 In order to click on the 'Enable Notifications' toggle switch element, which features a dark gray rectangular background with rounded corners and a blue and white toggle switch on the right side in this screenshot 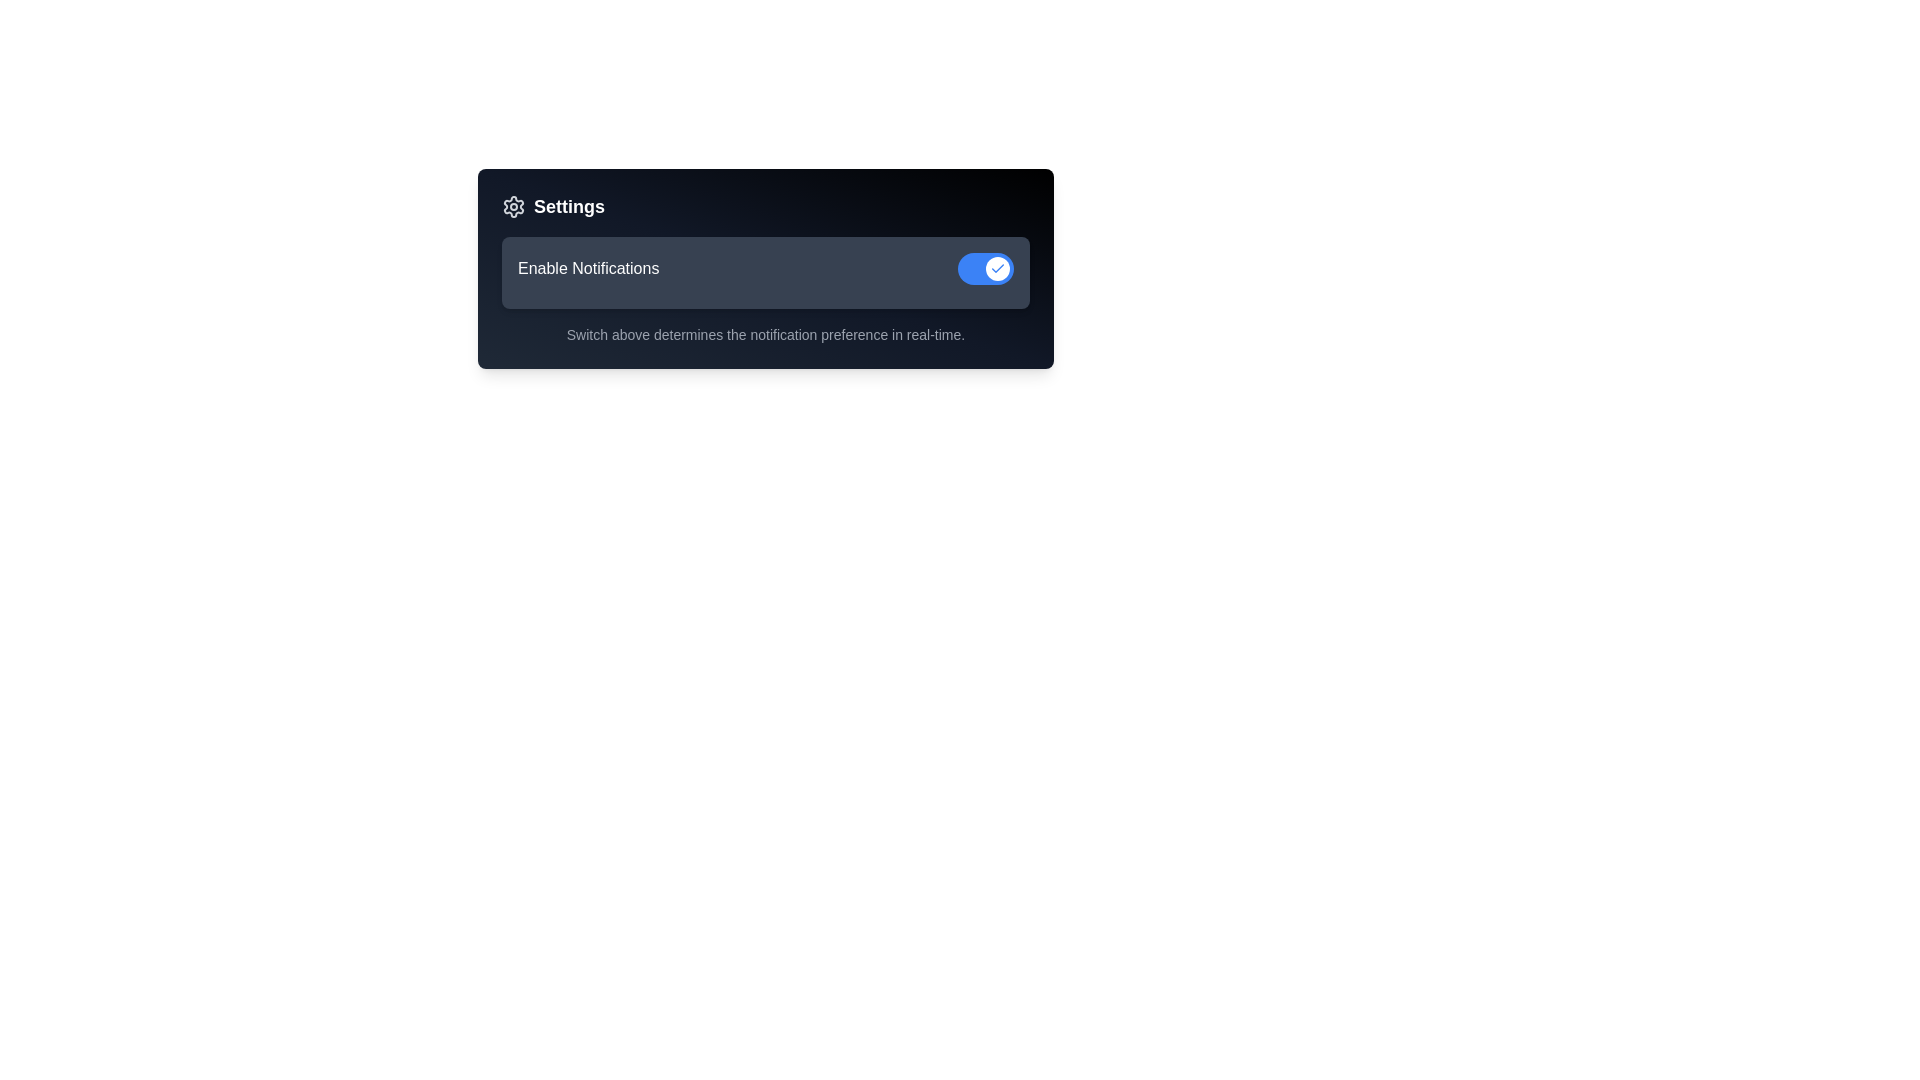, I will do `click(765, 273)`.